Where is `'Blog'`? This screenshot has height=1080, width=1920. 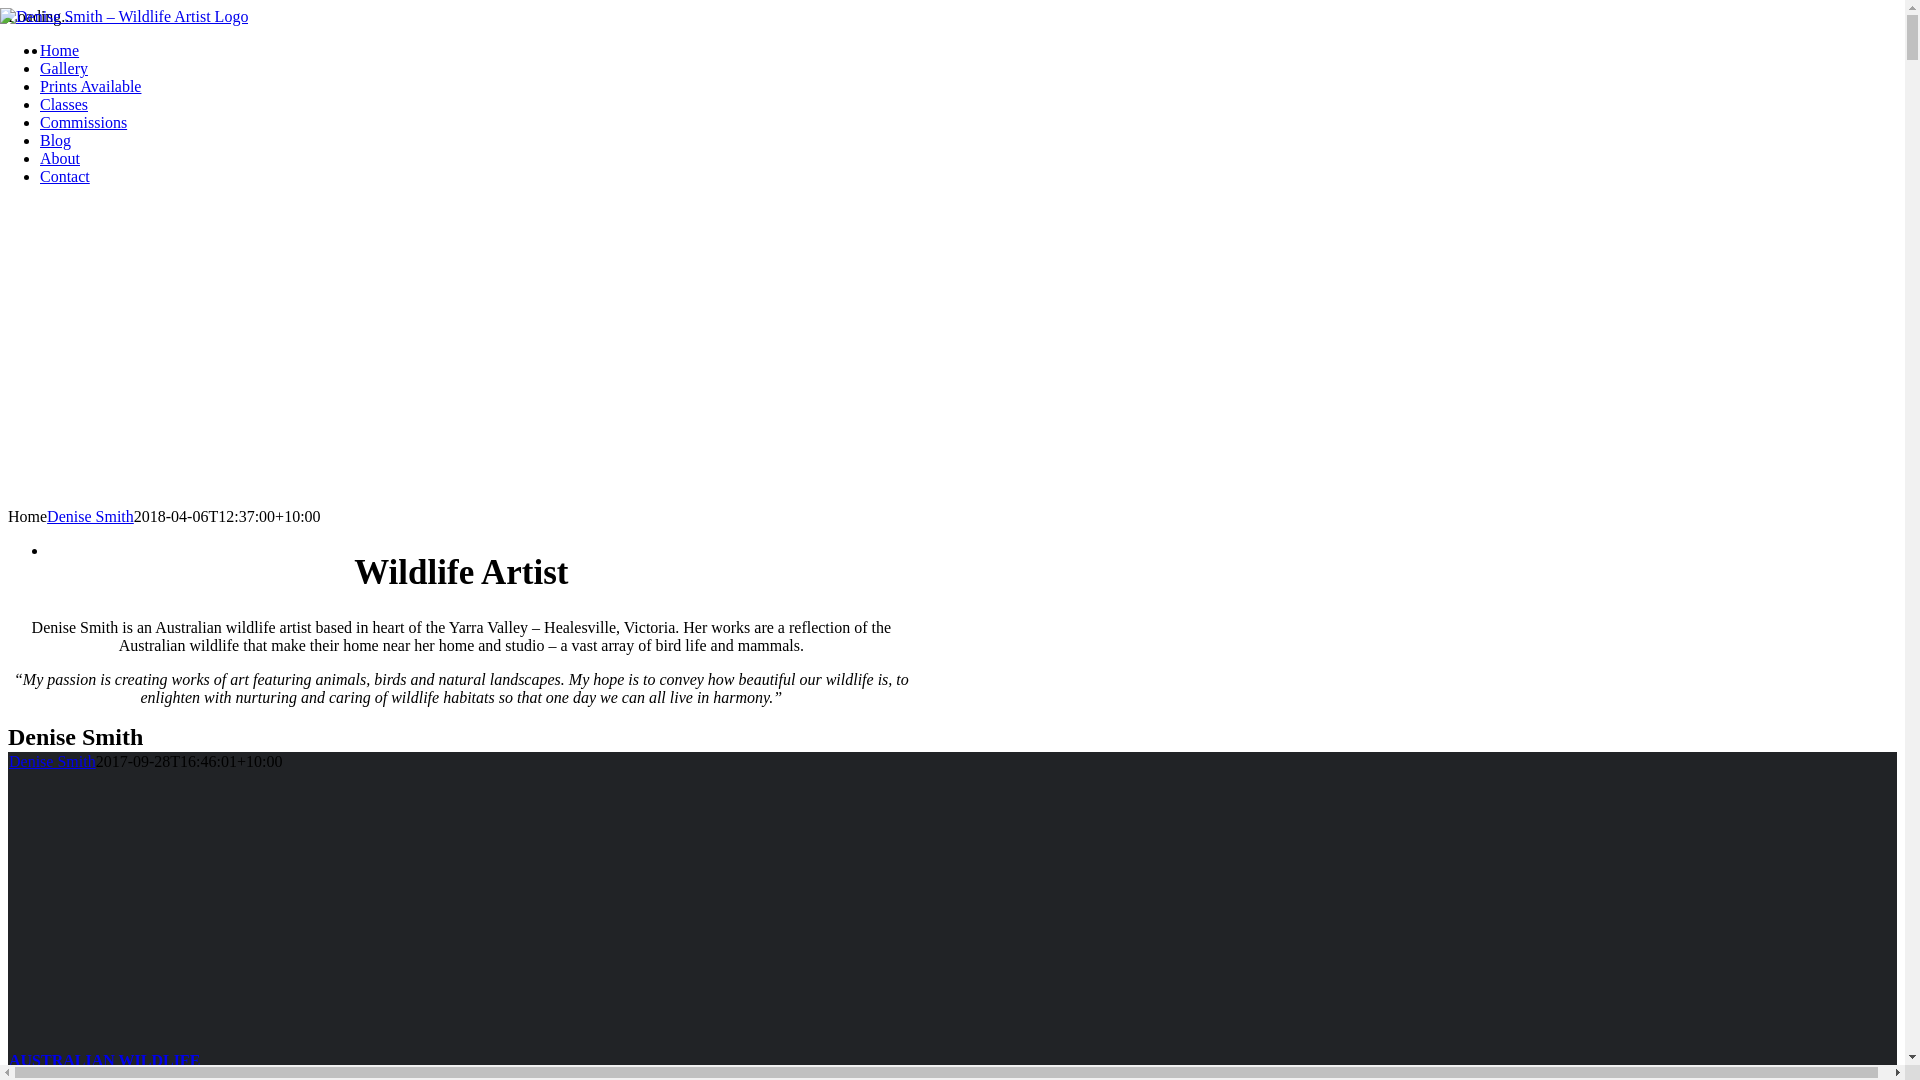 'Blog' is located at coordinates (55, 139).